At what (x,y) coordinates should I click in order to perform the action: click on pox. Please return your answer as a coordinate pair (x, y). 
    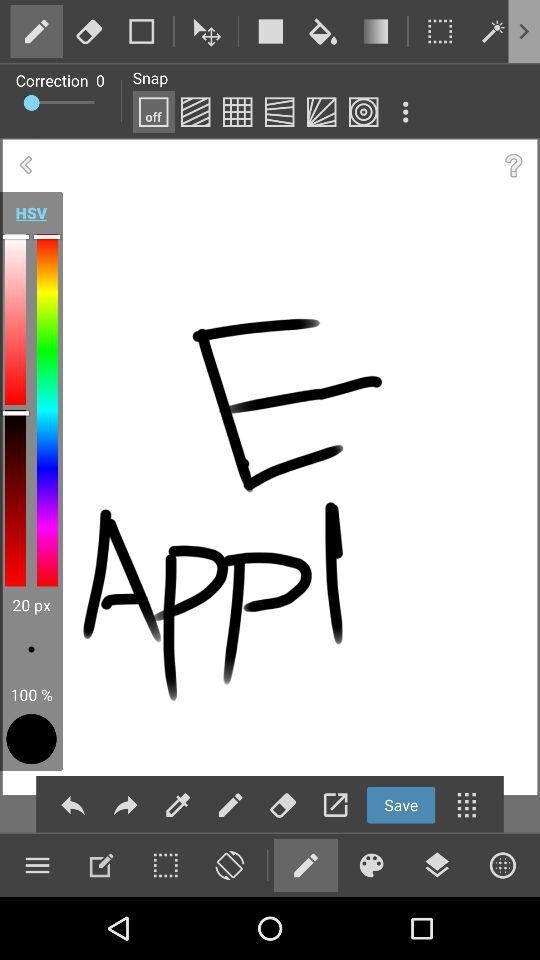
    Looking at the image, I should click on (237, 112).